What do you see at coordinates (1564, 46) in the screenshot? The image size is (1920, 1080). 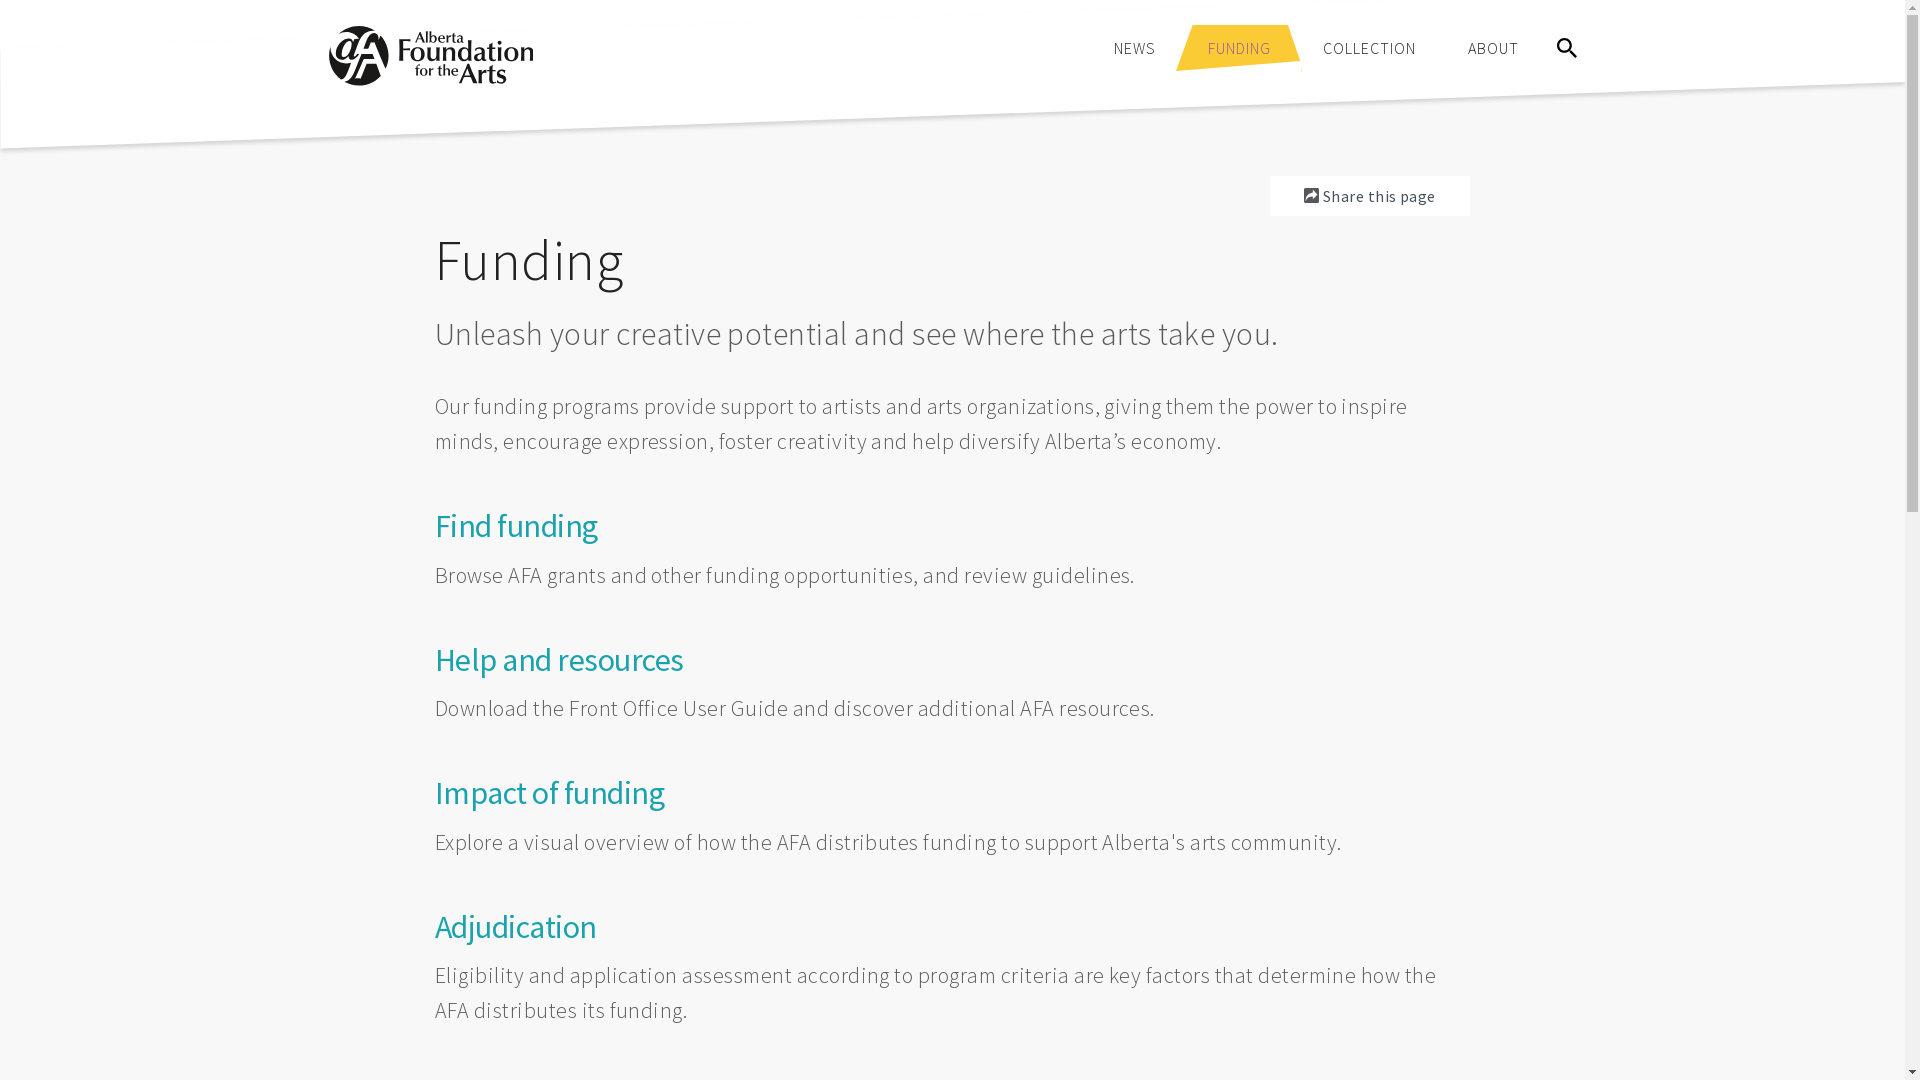 I see `'SEARCH'` at bounding box center [1564, 46].